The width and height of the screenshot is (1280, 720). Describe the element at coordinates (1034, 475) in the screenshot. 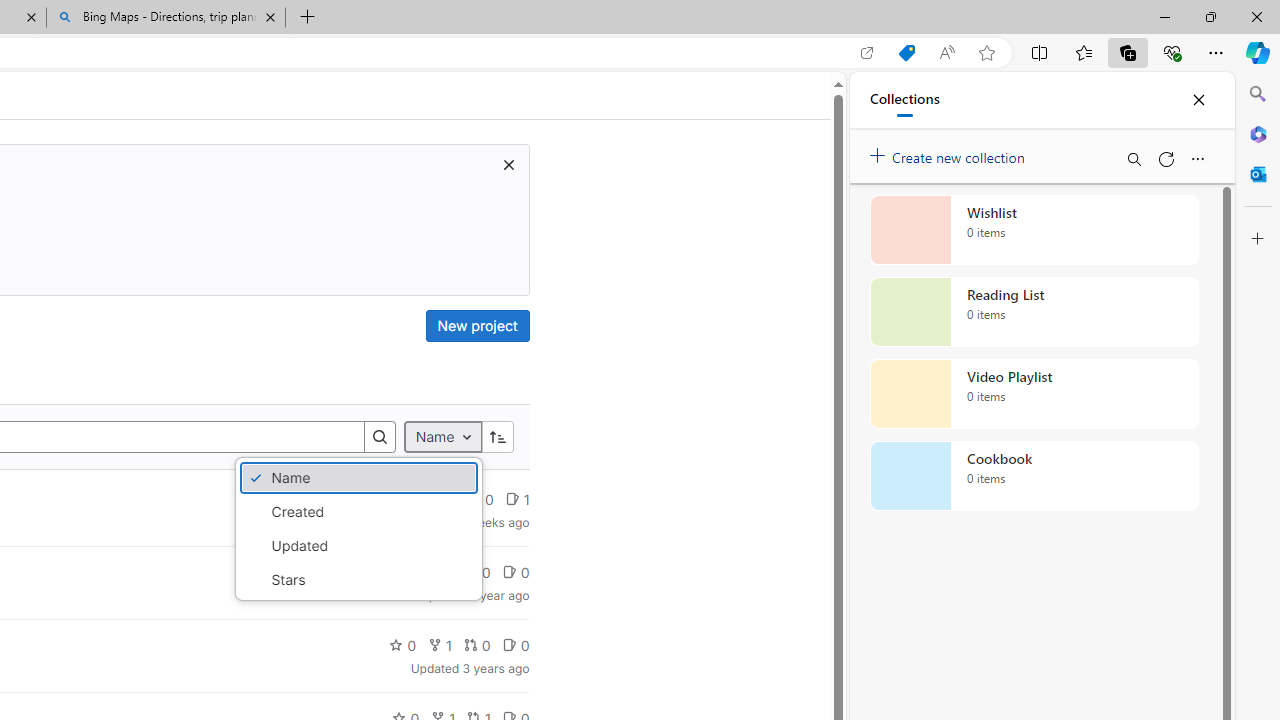

I see `'Cookbook collection, 0 items'` at that location.